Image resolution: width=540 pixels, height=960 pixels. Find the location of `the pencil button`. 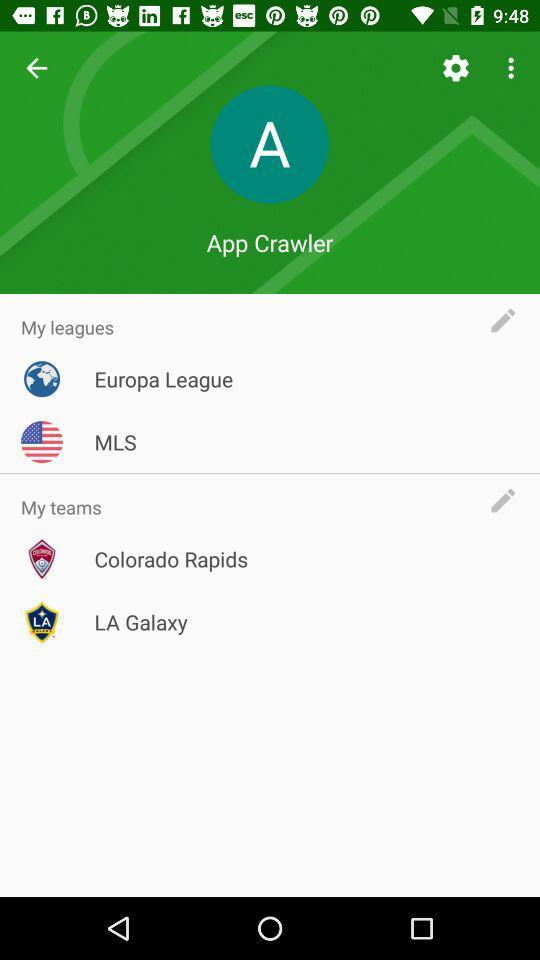

the pencil button is located at coordinates (508, 499).